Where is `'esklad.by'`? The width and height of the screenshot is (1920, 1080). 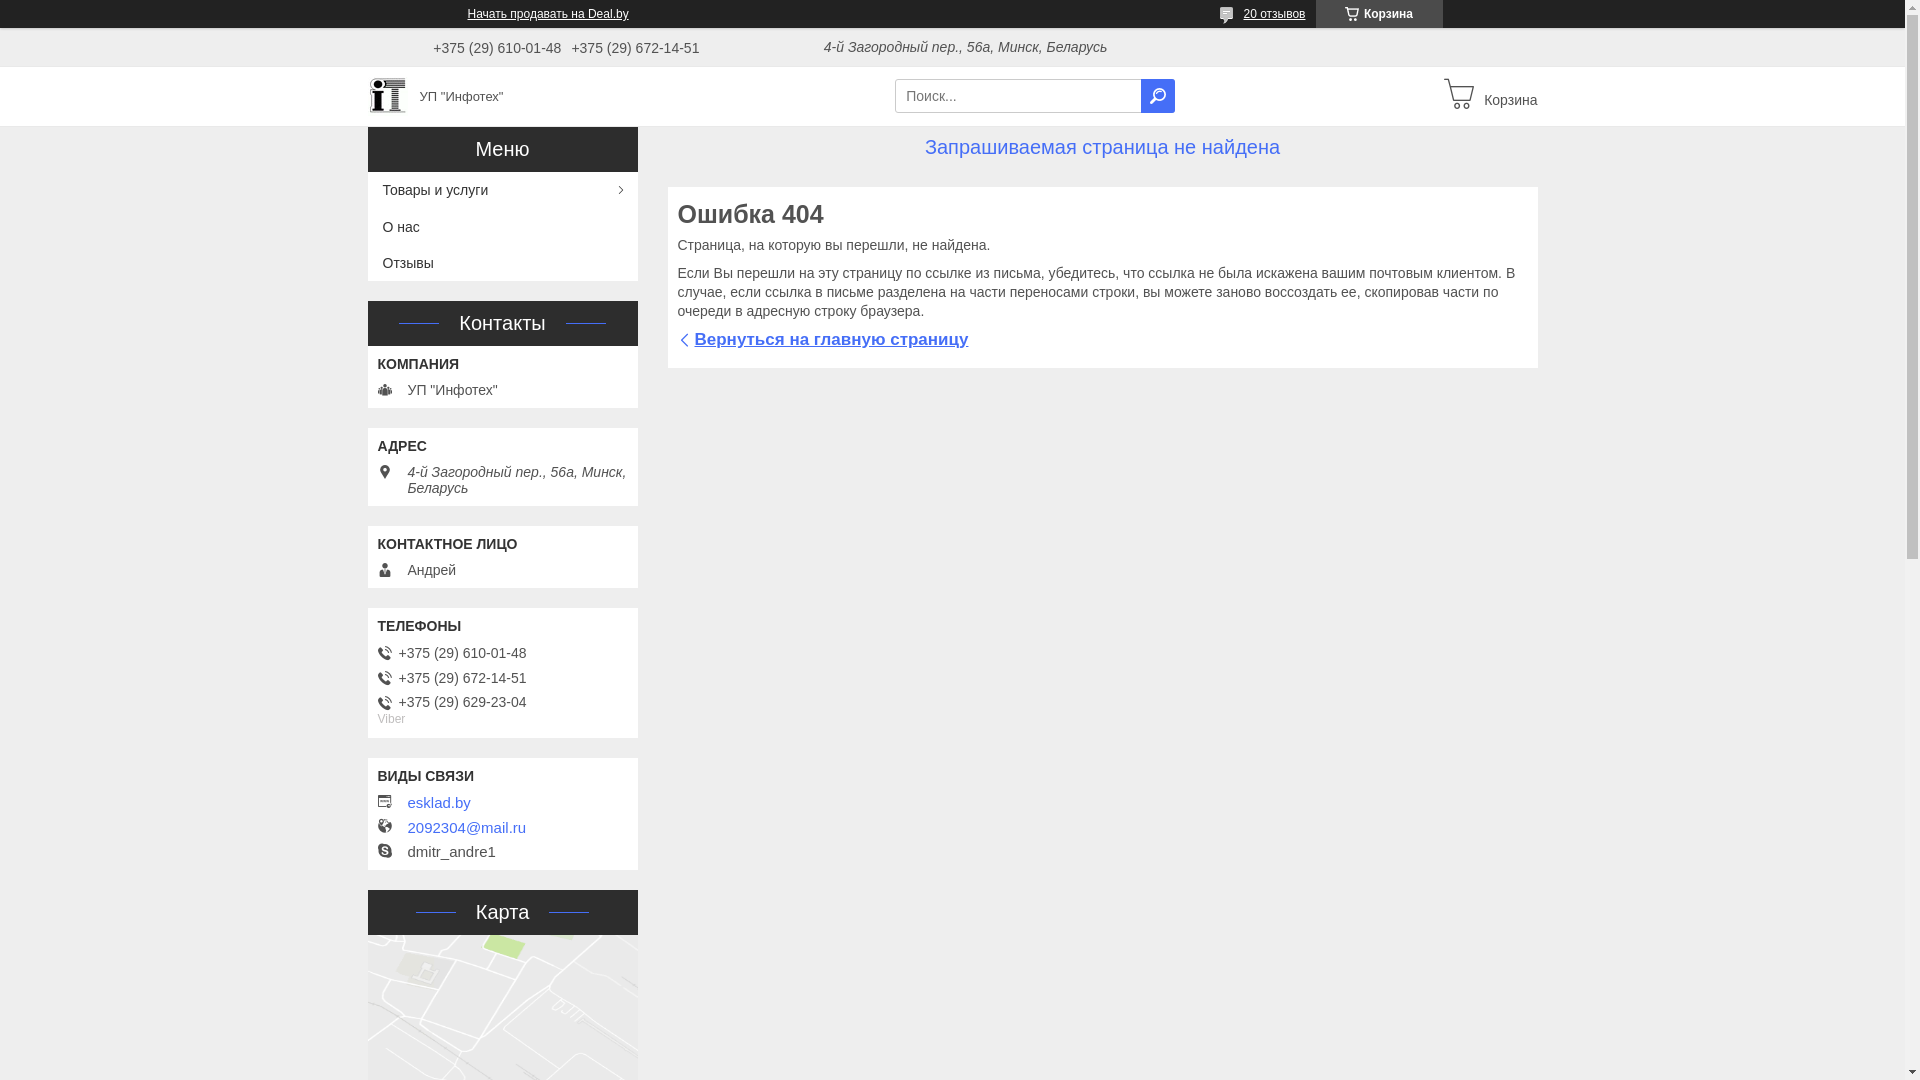 'esklad.by' is located at coordinates (407, 801).